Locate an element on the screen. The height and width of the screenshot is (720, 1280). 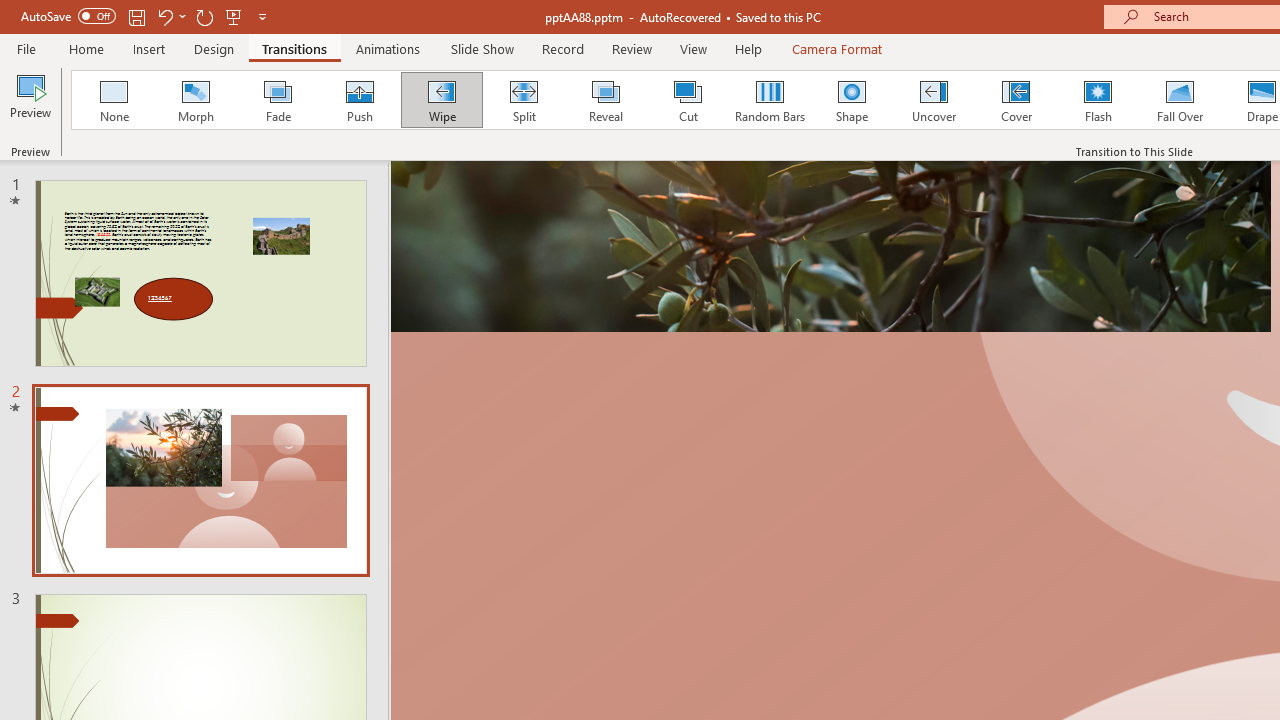
'AutoSave' is located at coordinates (68, 16).